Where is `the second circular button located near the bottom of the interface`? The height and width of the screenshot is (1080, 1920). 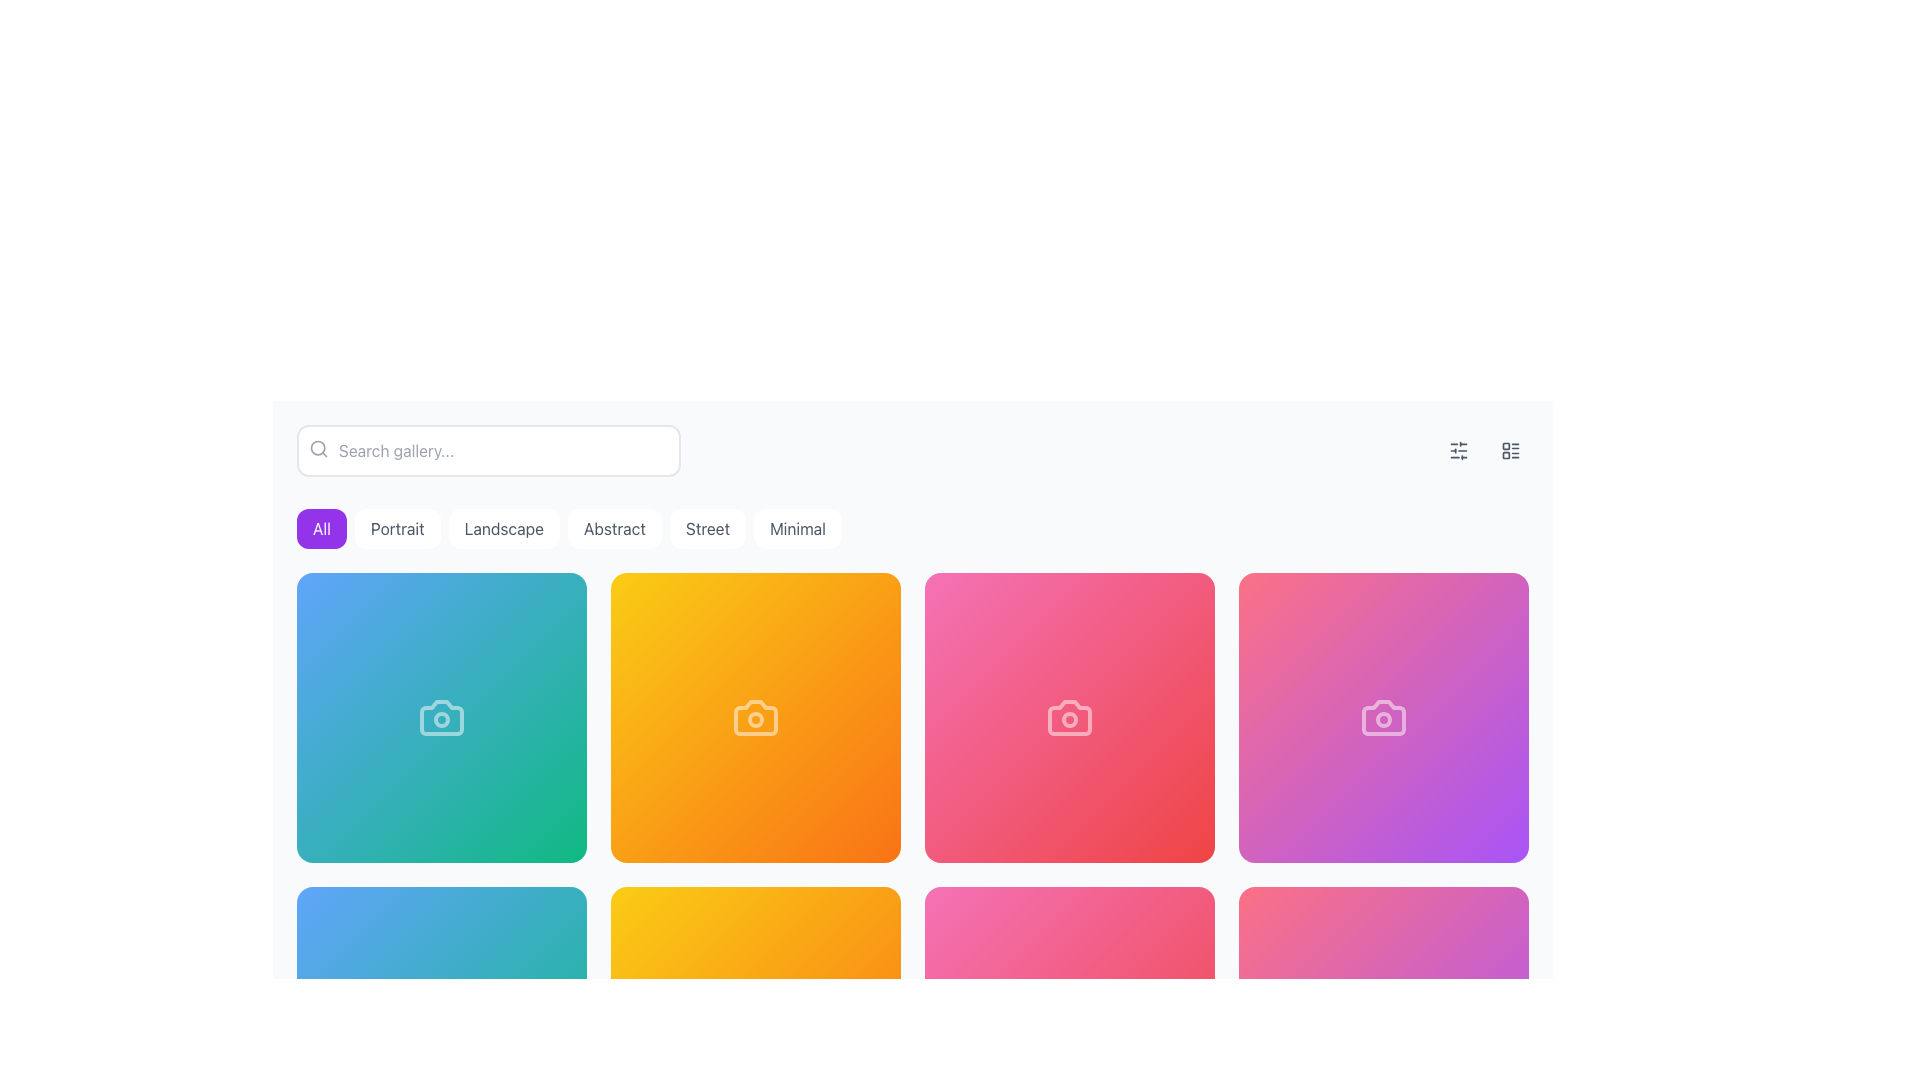 the second circular button located near the bottom of the interface is located at coordinates (1069, 1032).